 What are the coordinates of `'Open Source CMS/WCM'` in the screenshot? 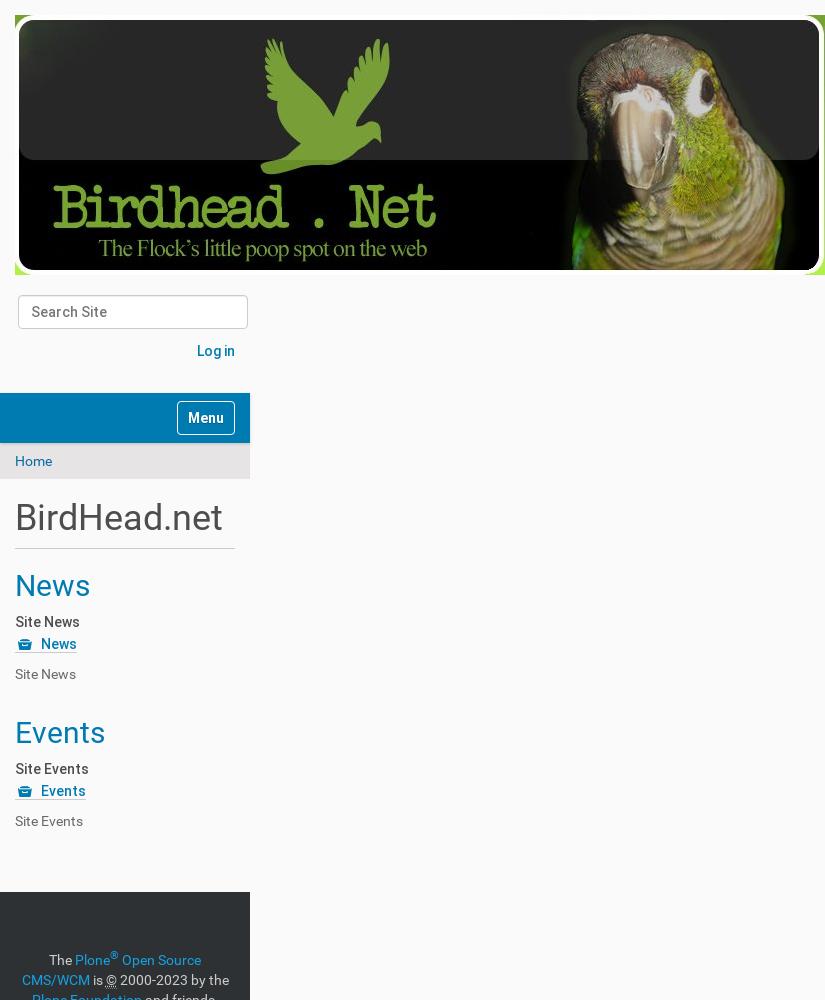 It's located at (110, 968).